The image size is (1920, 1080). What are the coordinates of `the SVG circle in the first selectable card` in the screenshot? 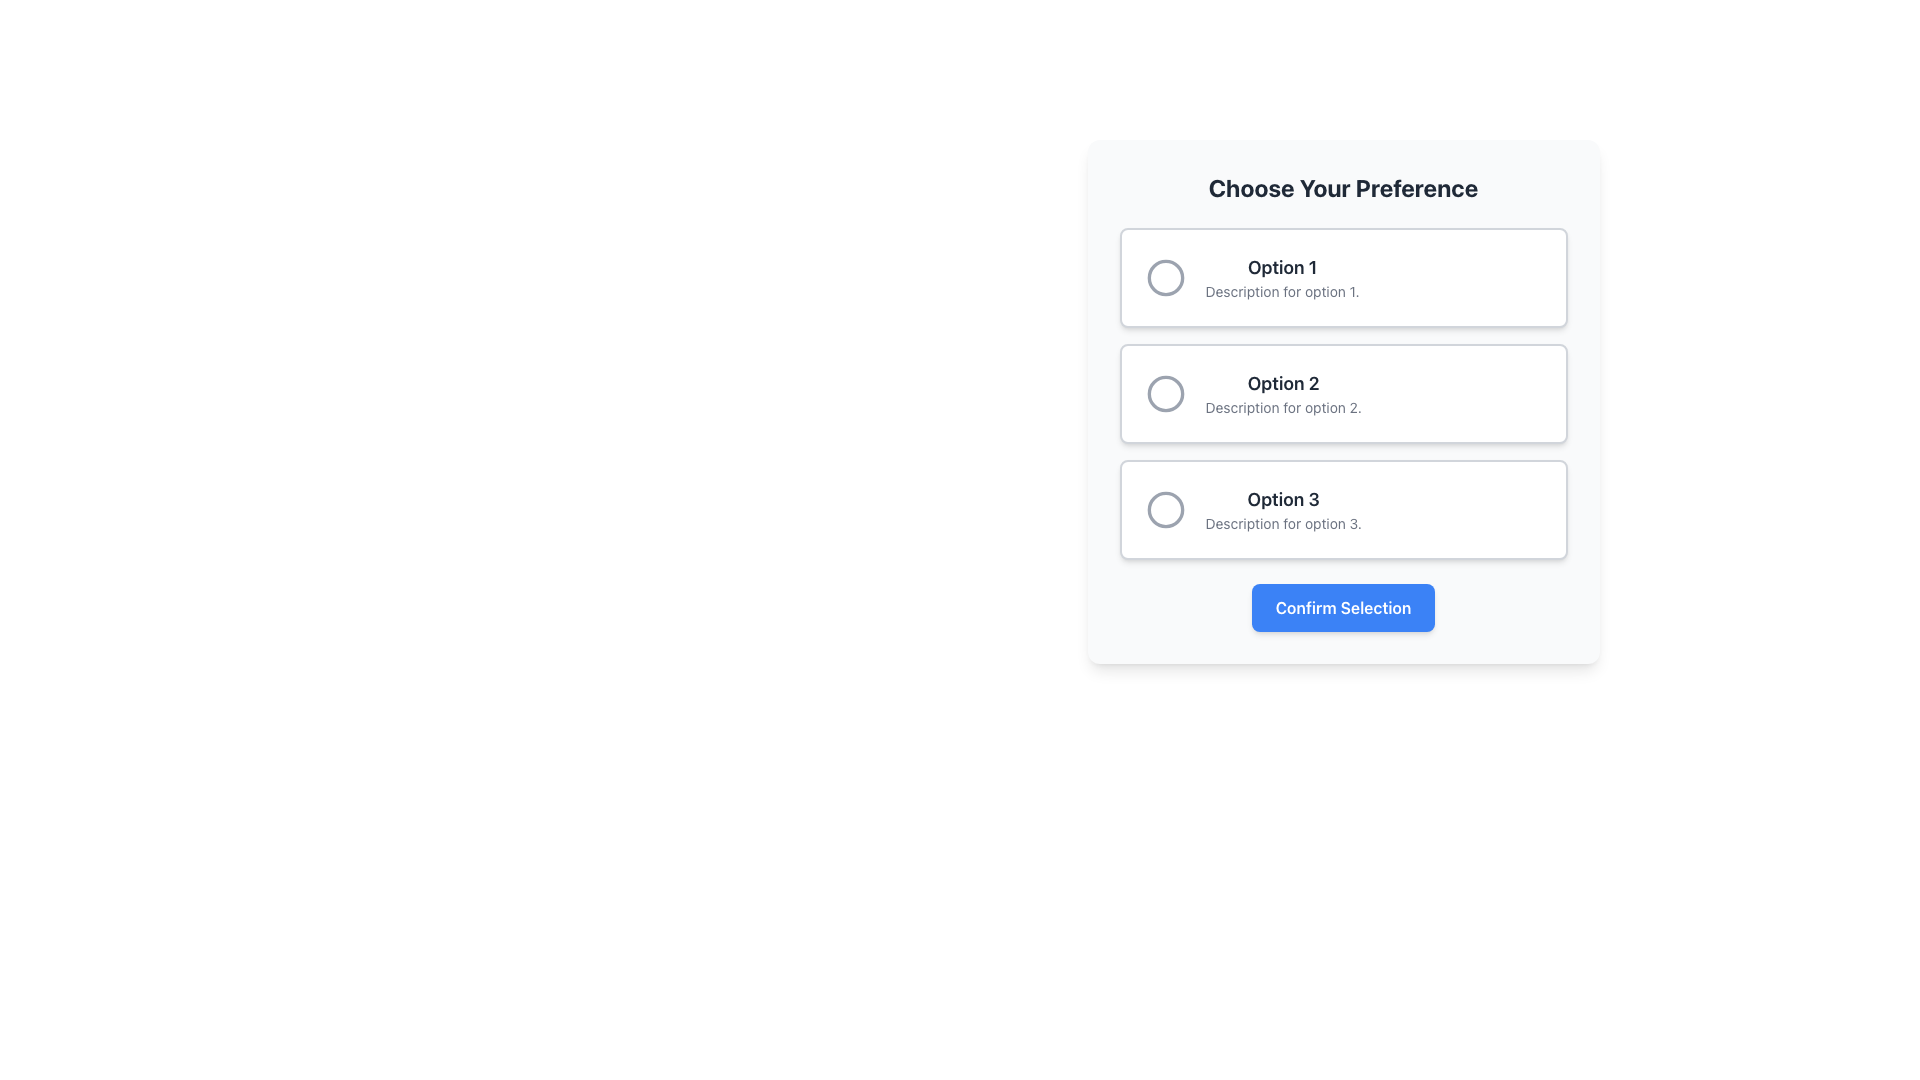 It's located at (1165, 277).